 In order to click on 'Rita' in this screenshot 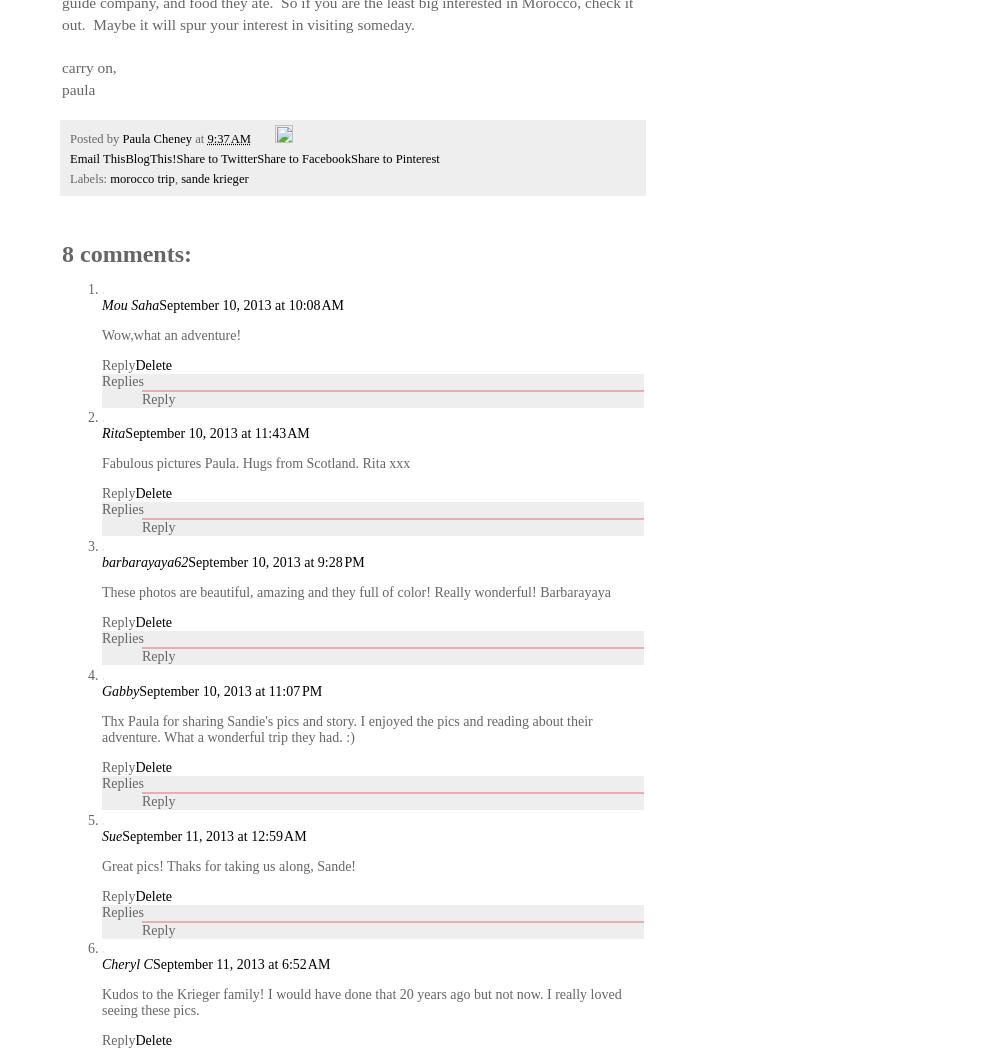, I will do `click(113, 432)`.